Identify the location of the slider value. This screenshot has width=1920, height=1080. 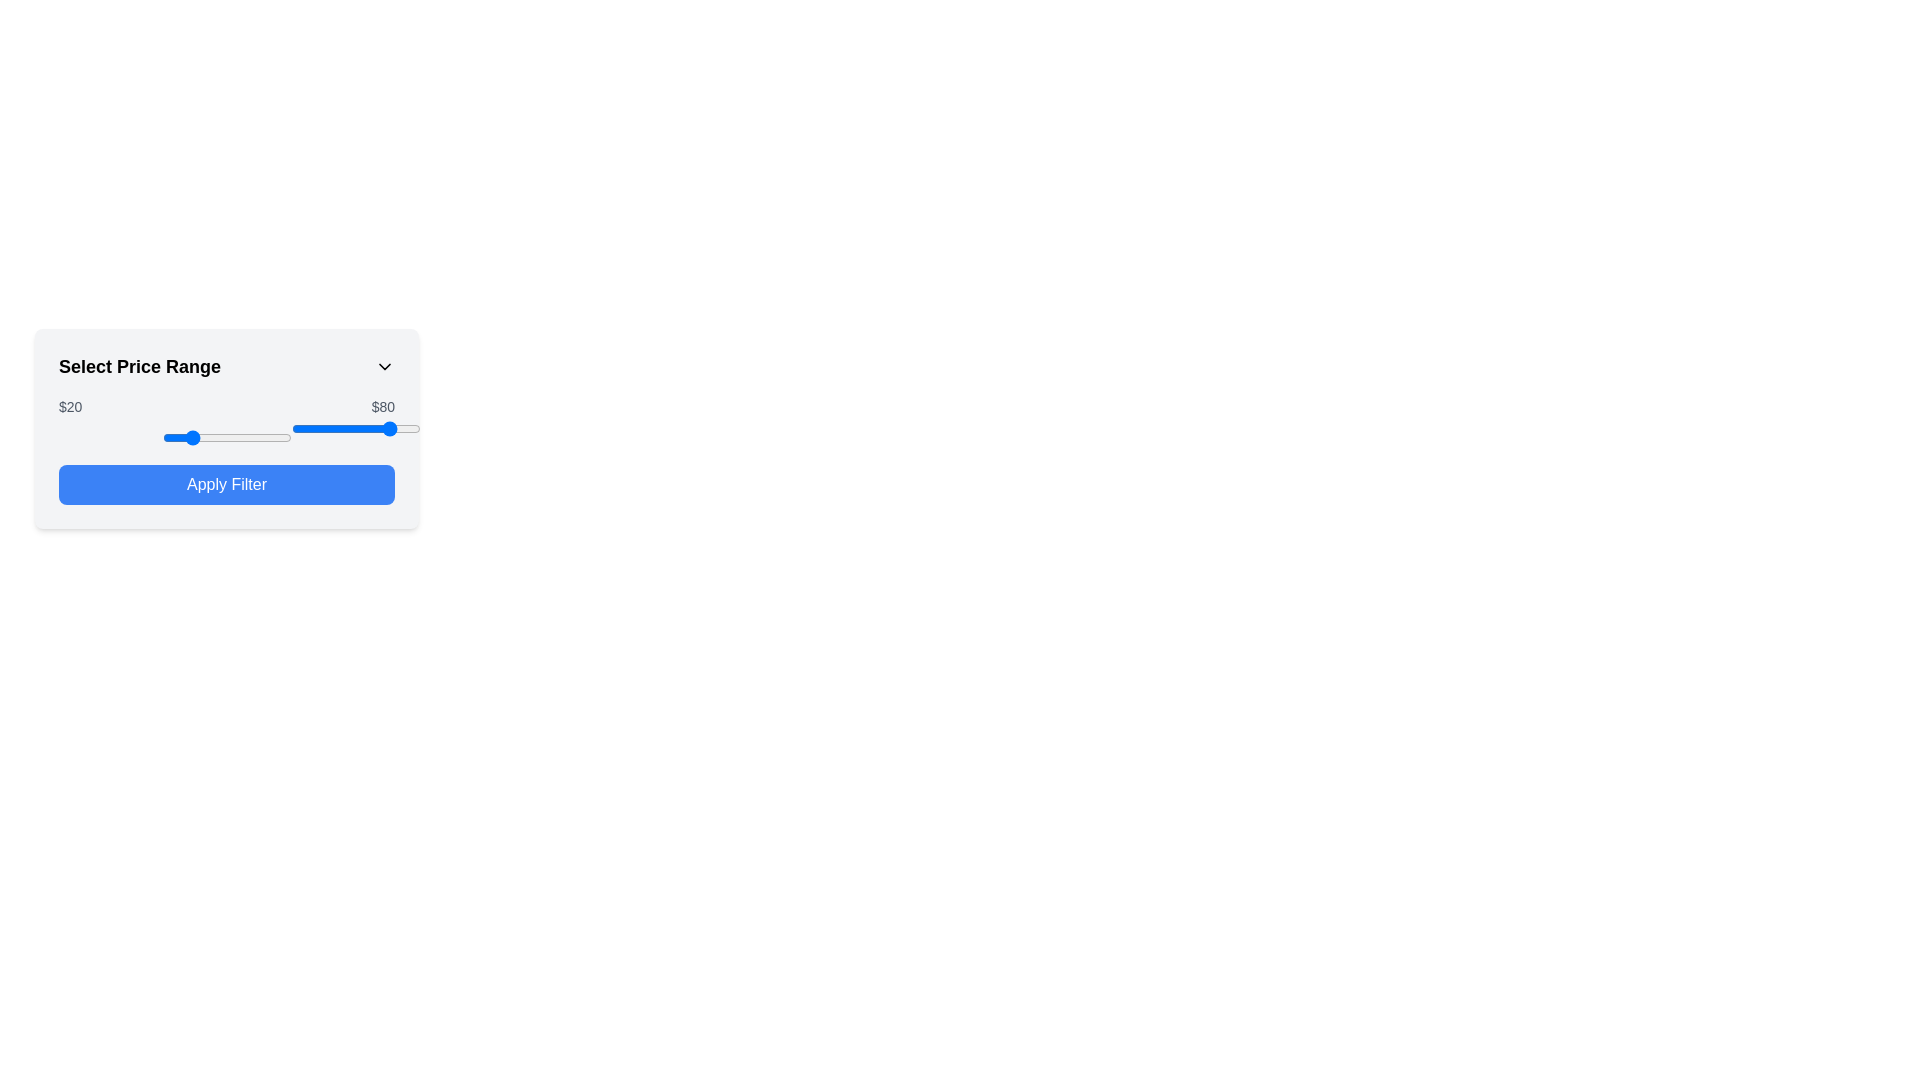
(172, 437).